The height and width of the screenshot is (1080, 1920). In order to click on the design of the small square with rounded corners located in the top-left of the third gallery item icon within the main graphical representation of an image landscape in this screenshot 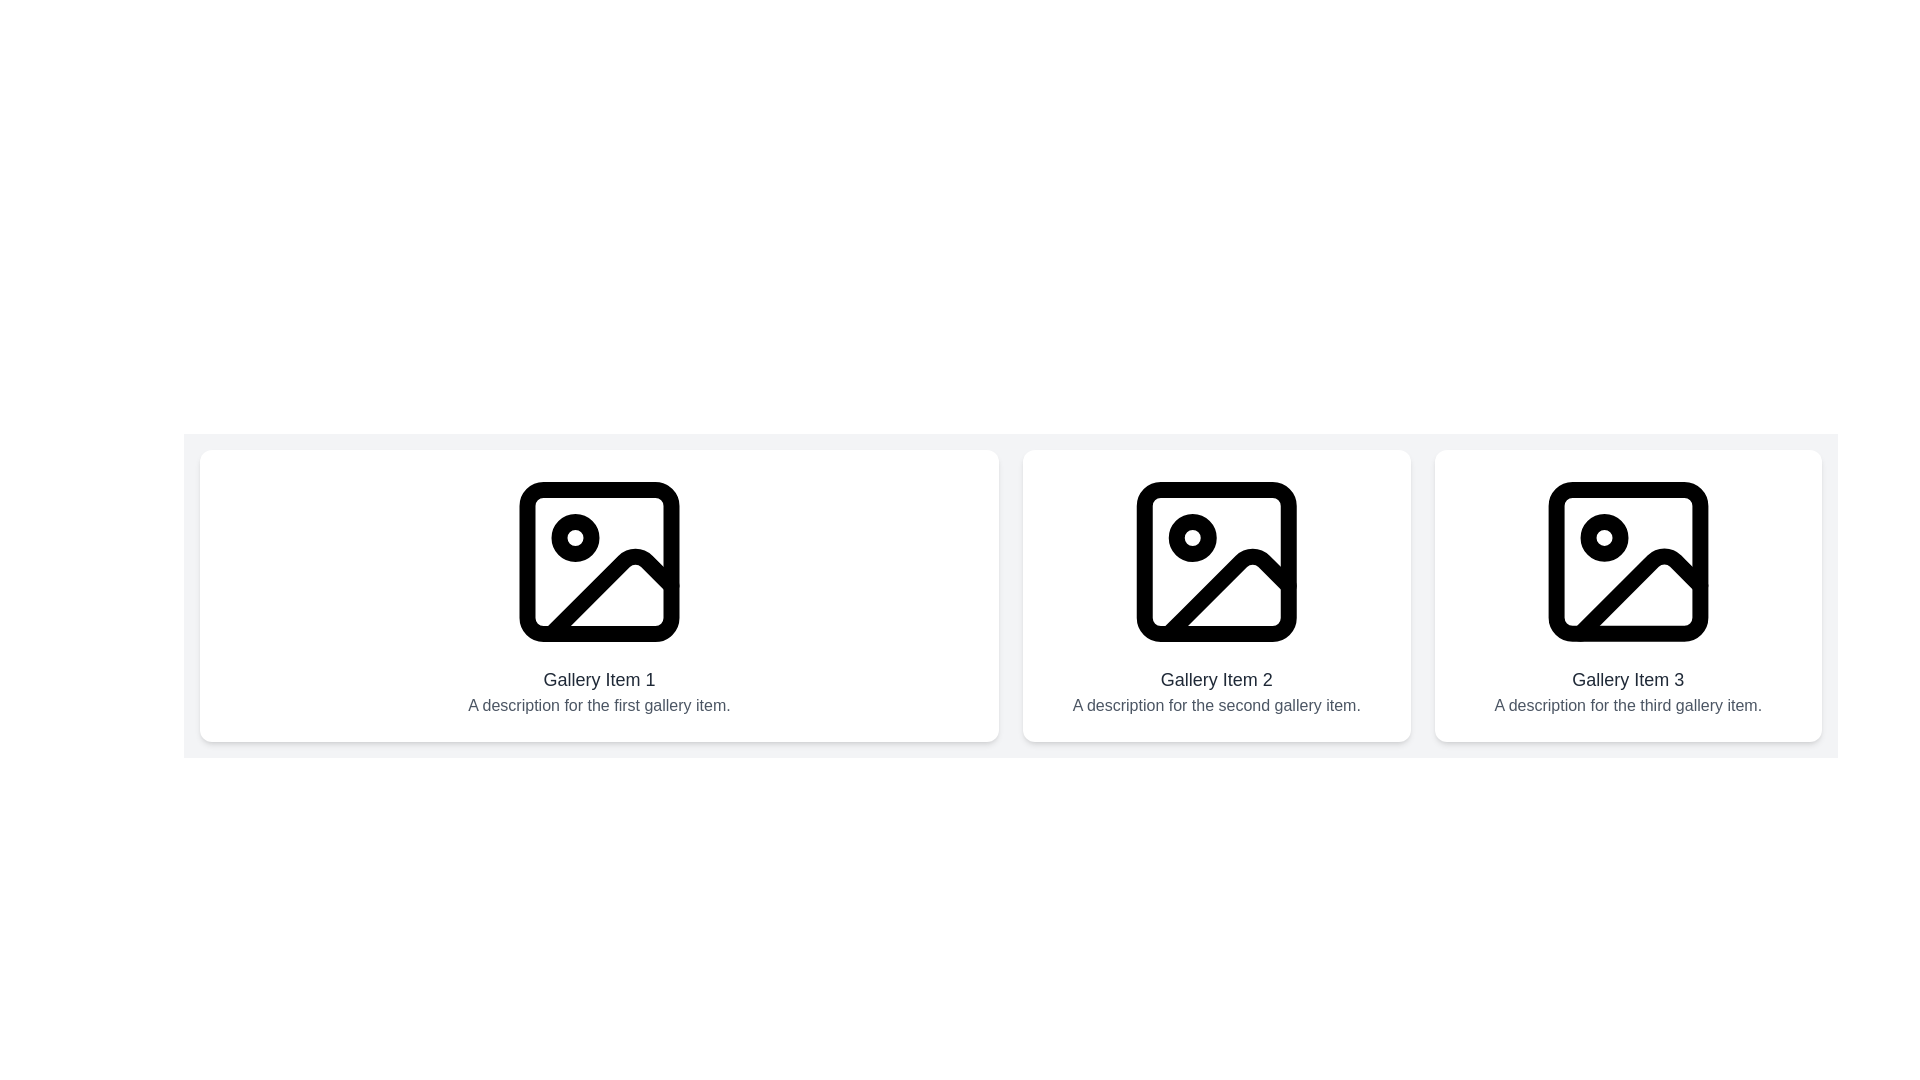, I will do `click(1628, 562)`.